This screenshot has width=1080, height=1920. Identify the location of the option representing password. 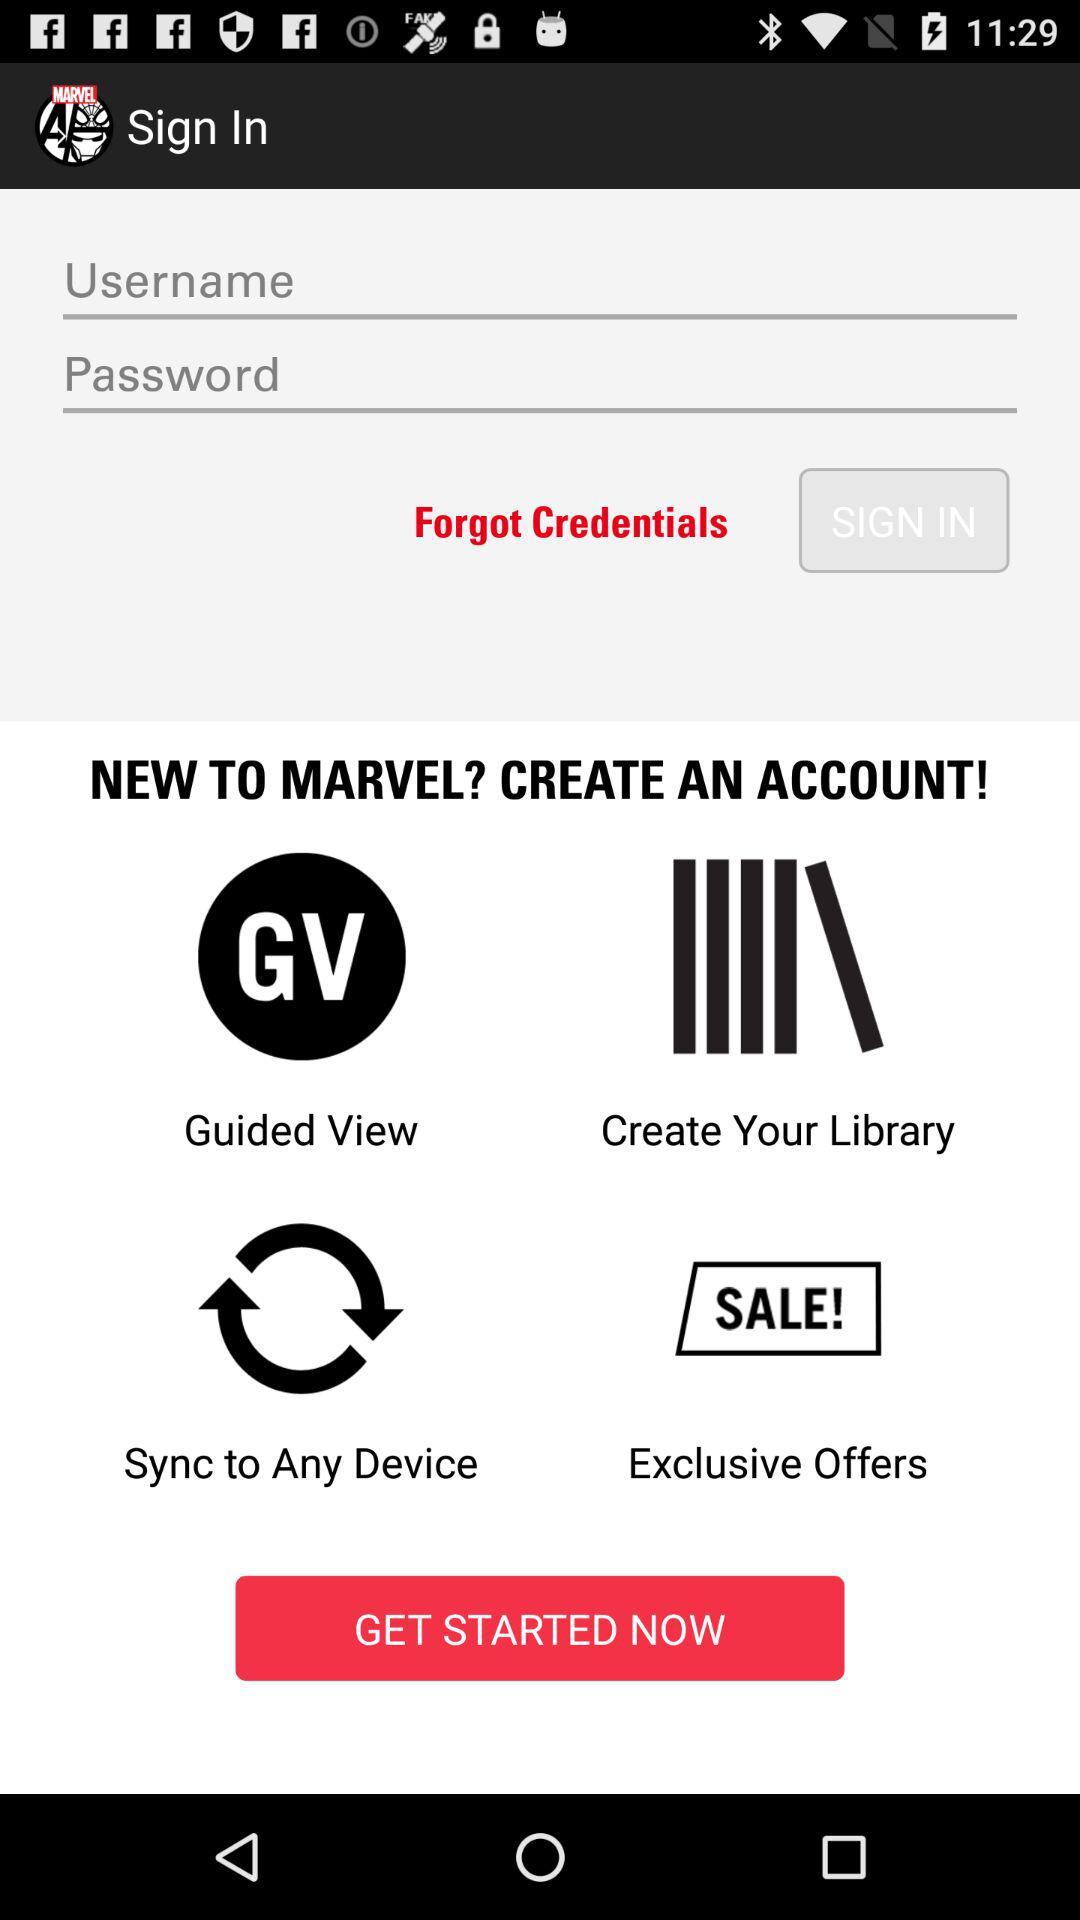
(540, 379).